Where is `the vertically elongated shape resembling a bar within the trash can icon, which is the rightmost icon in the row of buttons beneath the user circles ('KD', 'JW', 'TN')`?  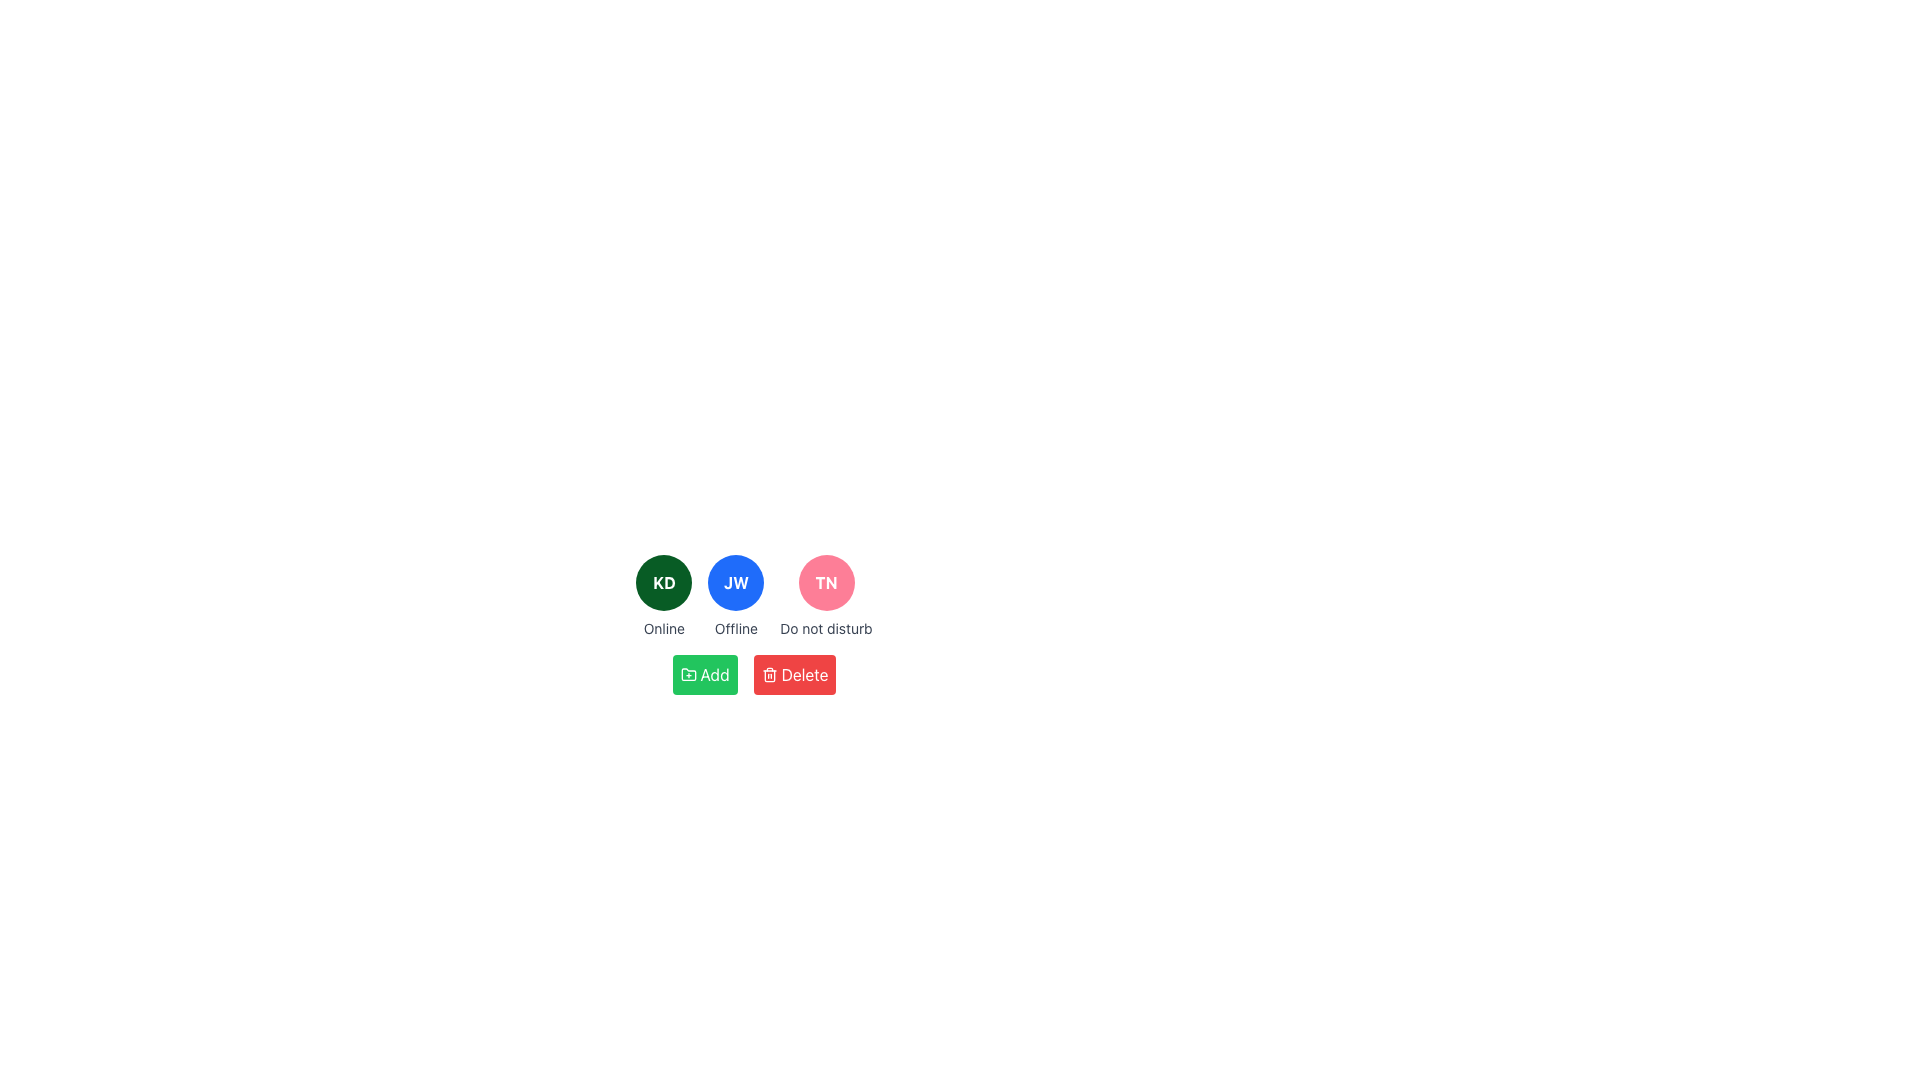
the vertically elongated shape resembling a bar within the trash can icon, which is the rightmost icon in the row of buttons beneath the user circles ('KD', 'JW', 'TN') is located at coordinates (768, 675).